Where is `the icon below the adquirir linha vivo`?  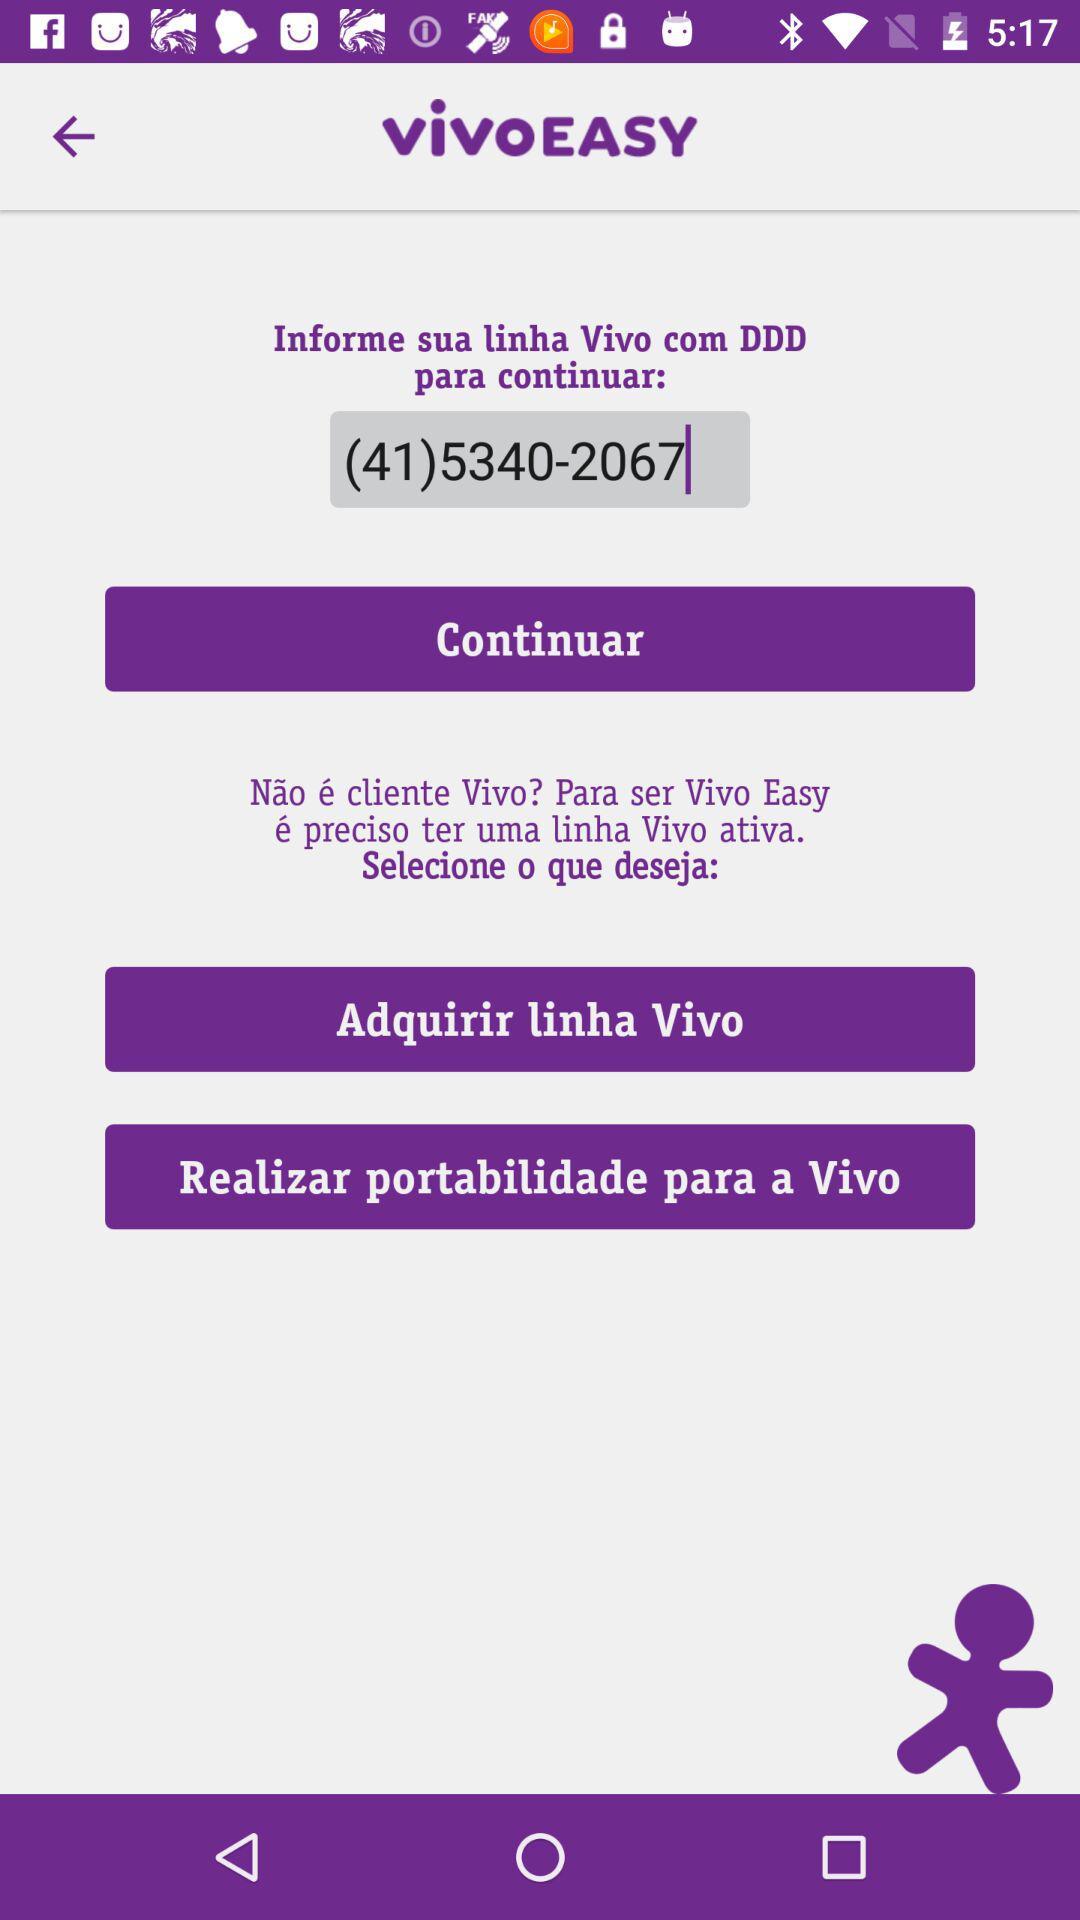 the icon below the adquirir linha vivo is located at coordinates (540, 1176).